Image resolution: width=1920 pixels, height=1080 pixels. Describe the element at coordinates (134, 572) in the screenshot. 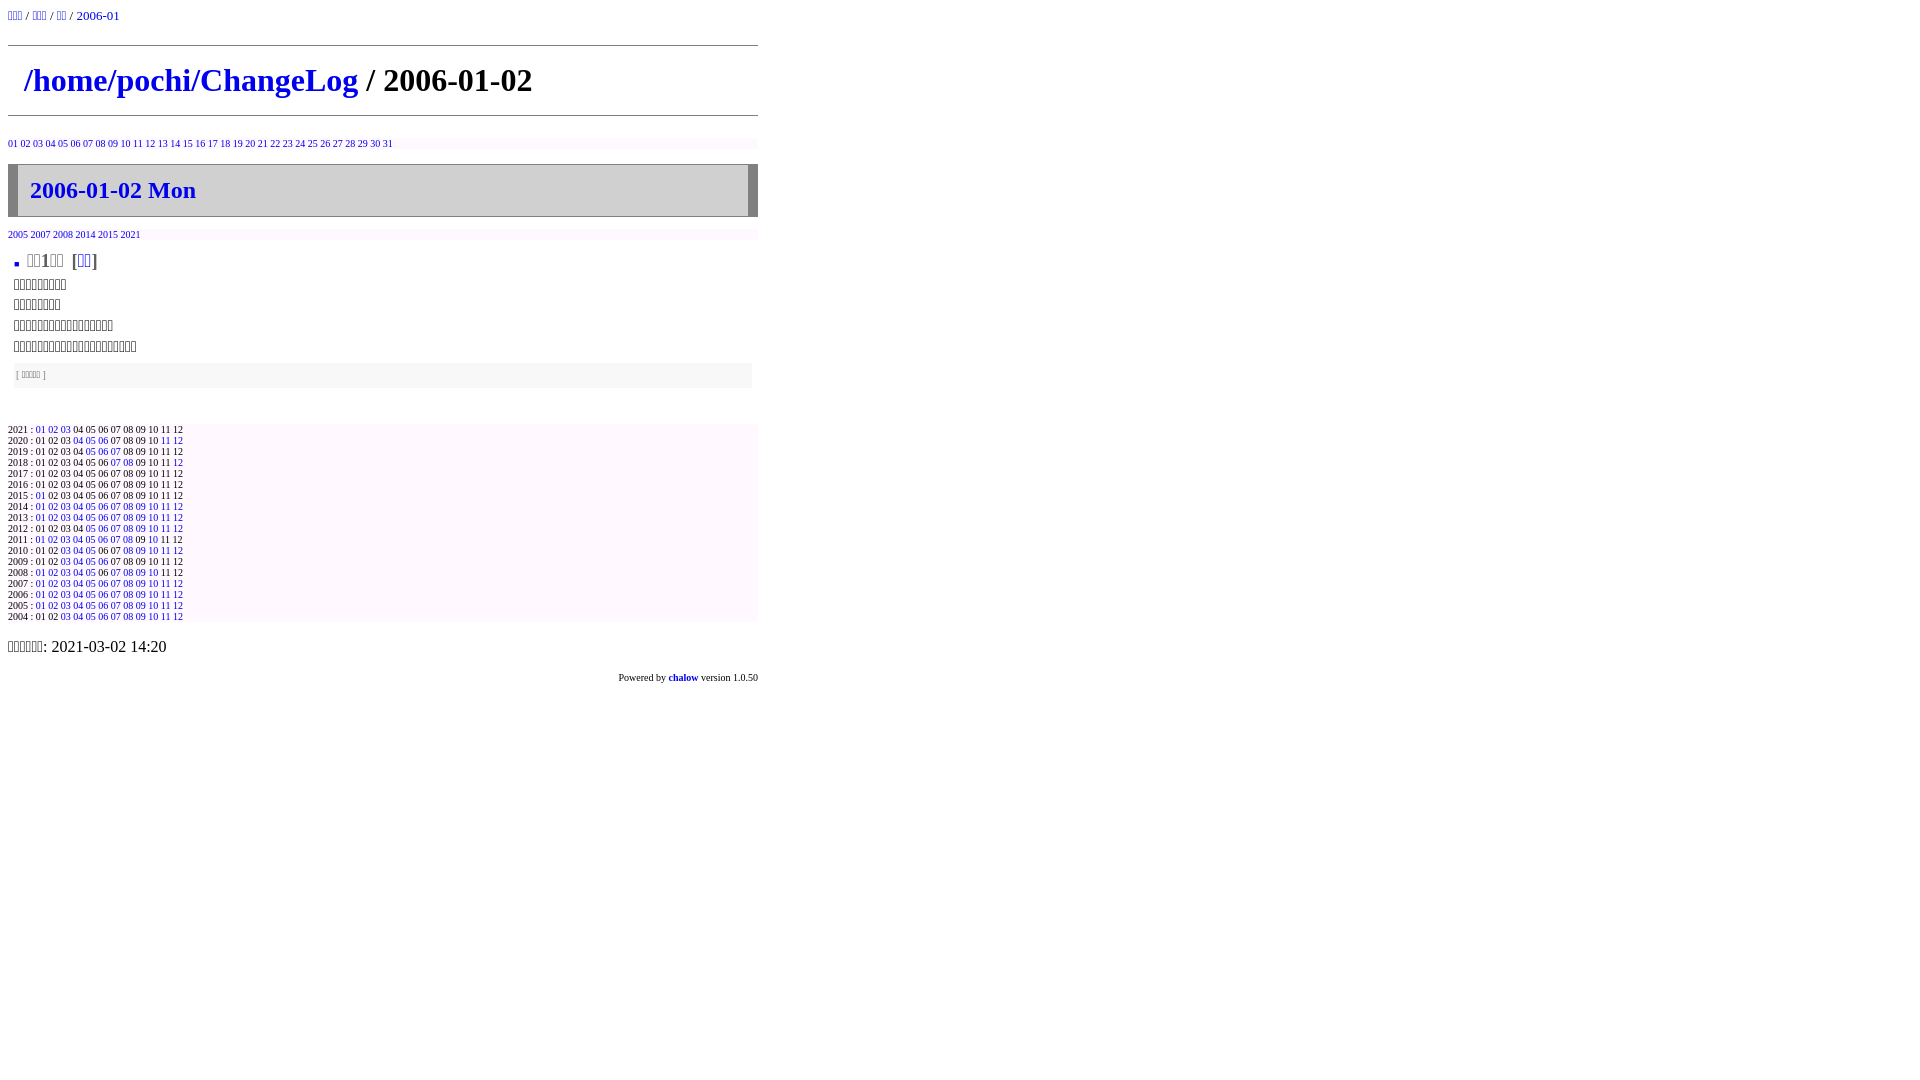

I see `'09'` at that location.